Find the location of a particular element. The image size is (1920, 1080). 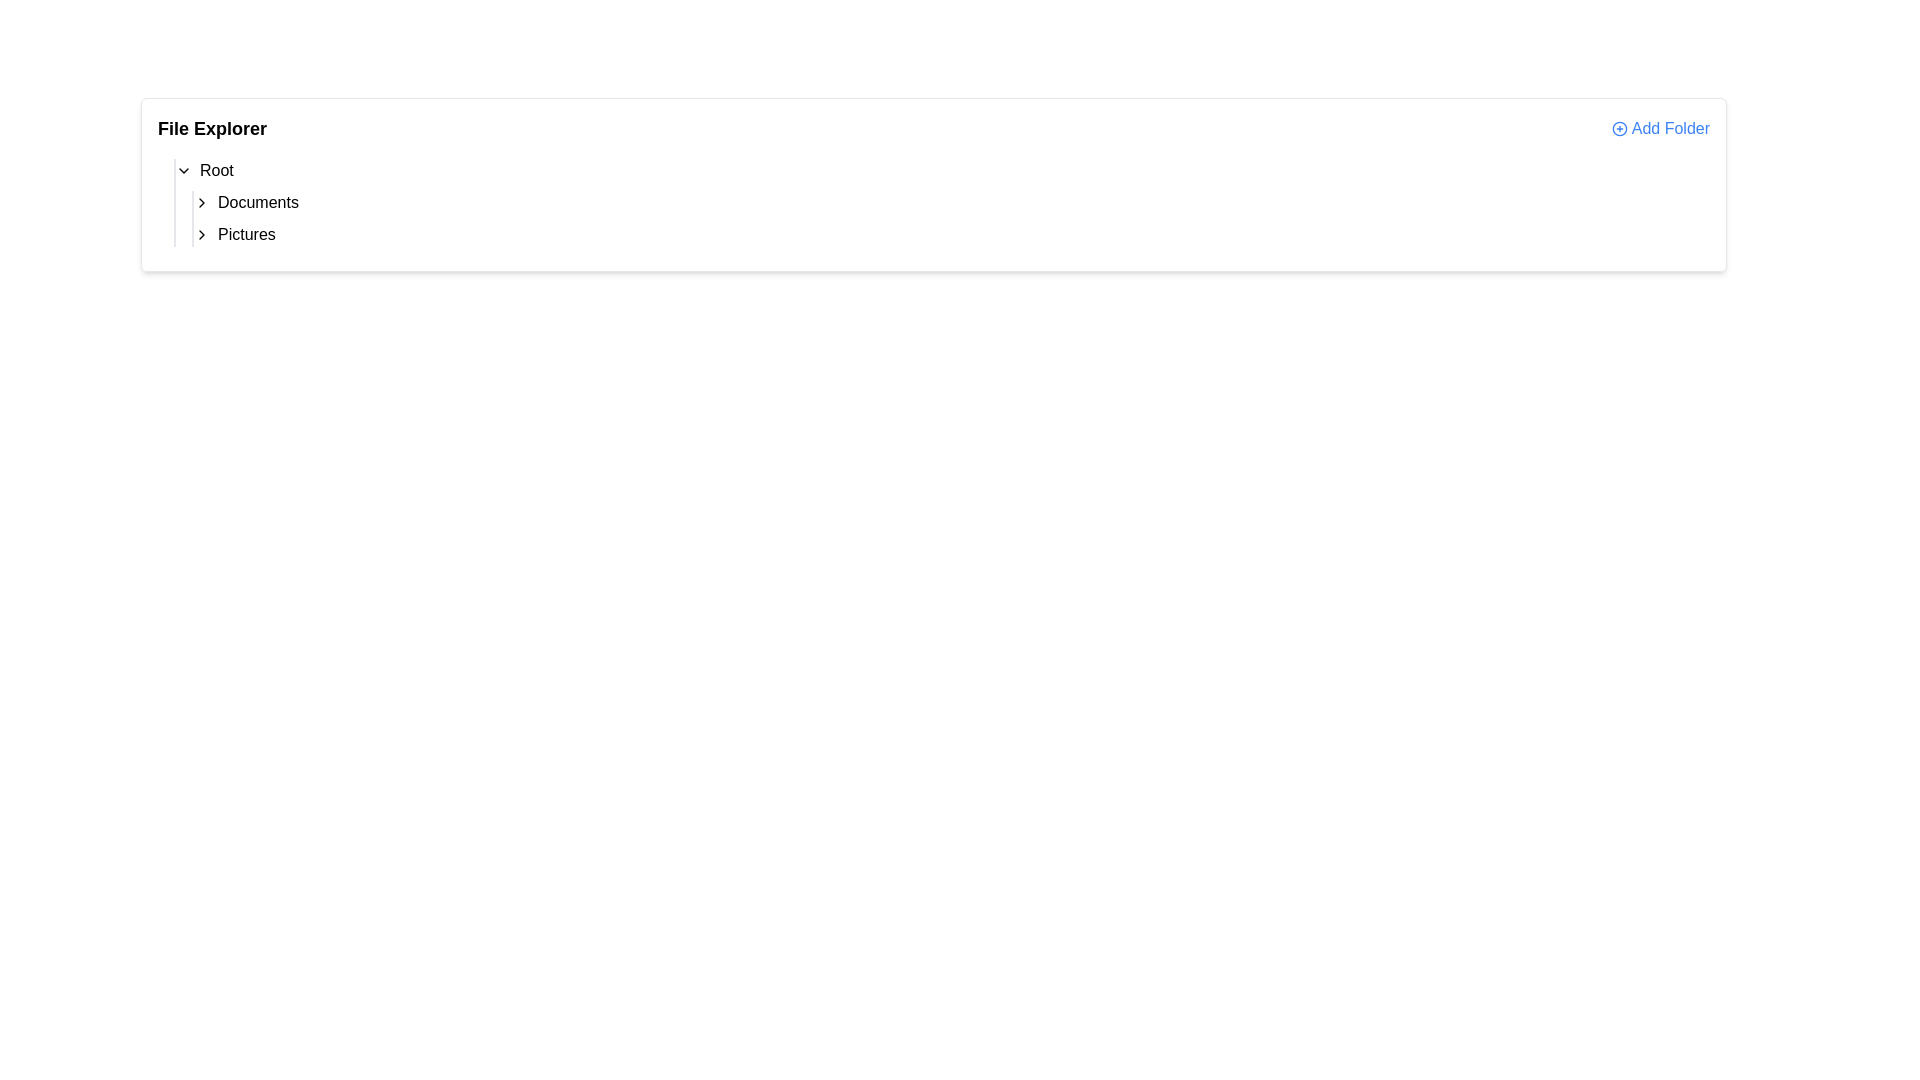

the 'Documents' text label, which is a medium-weight black text positioned to the right of a chevron icon in a clickable area is located at coordinates (257, 203).